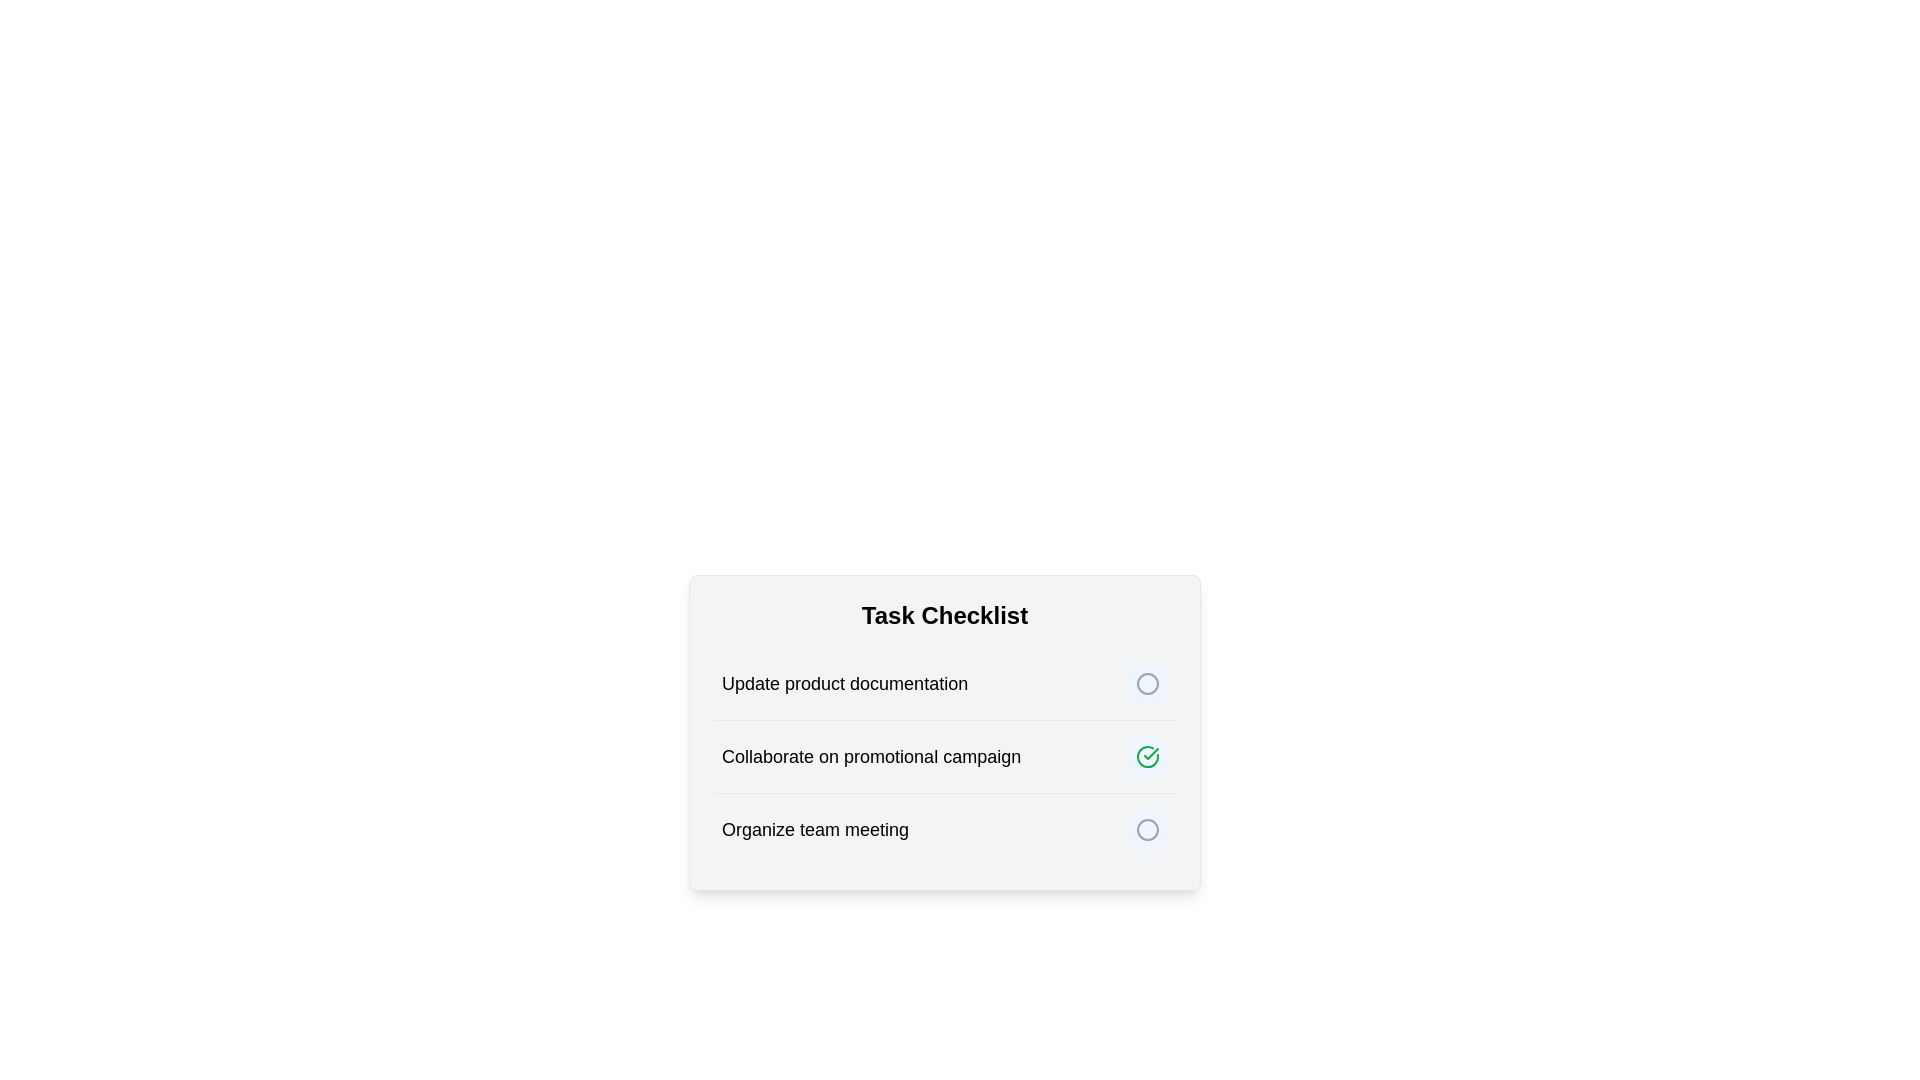  What do you see at coordinates (1147, 829) in the screenshot?
I see `the interactive status indicator icon for the task 'Organize team meeting'` at bounding box center [1147, 829].